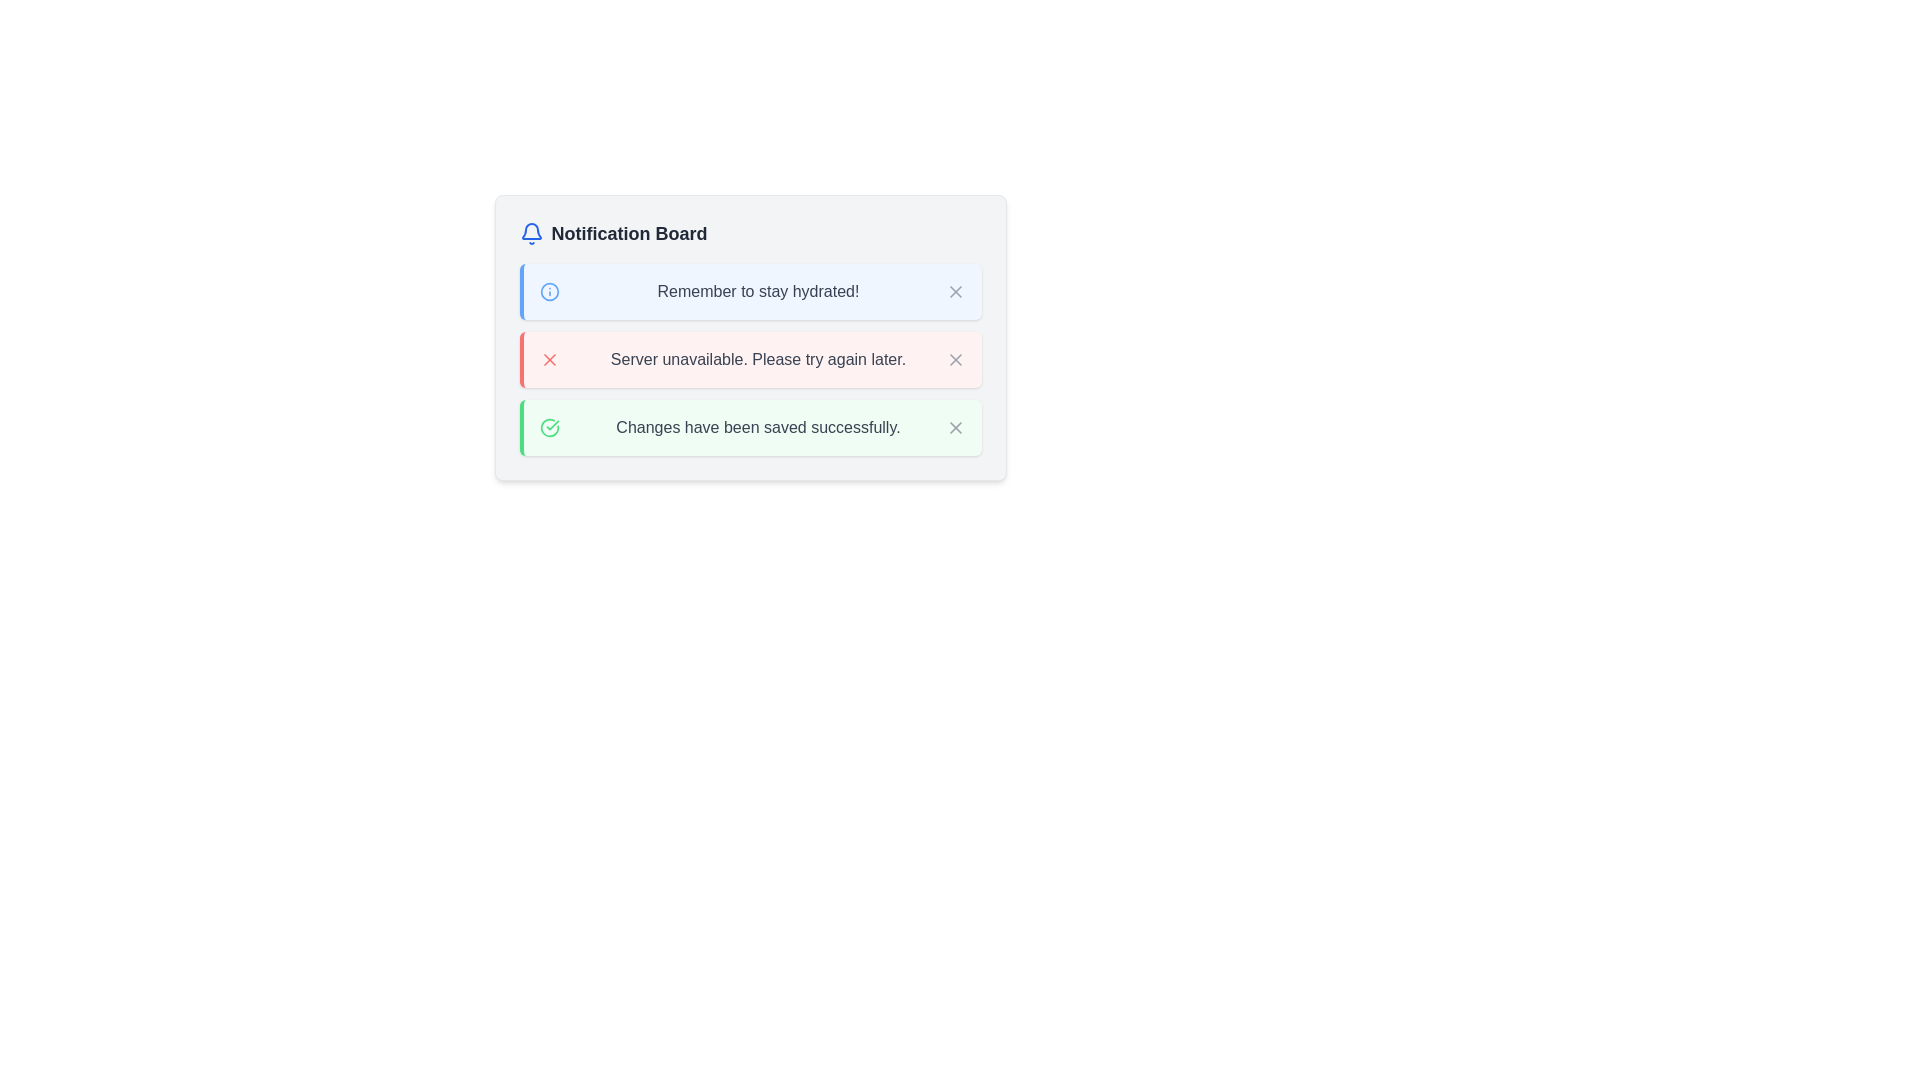  Describe the element at coordinates (549, 427) in the screenshot. I see `the success icon located at the left side of the greenish notification box that indicates successful changes, associated with the text 'Changes have been saved successfully.'` at that location.